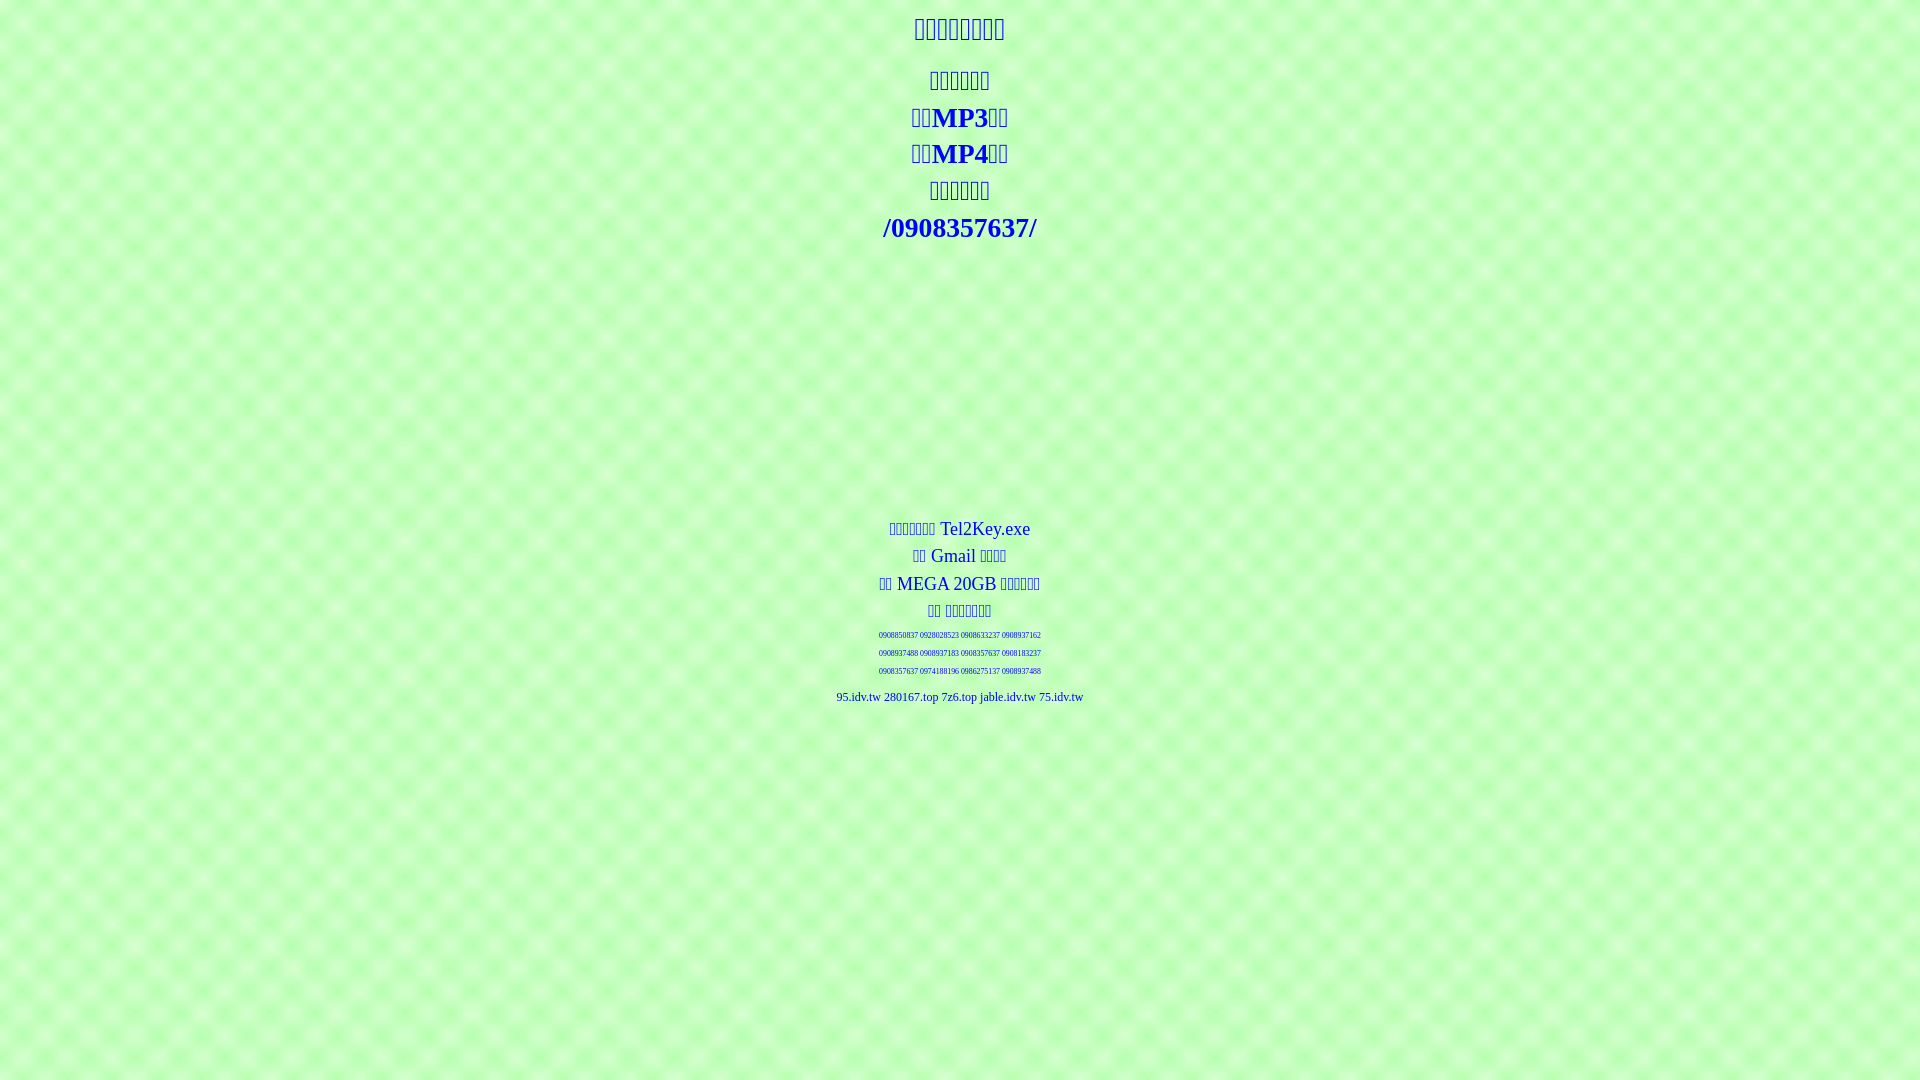 Image resolution: width=1920 pixels, height=1080 pixels. Describe the element at coordinates (1008, 696) in the screenshot. I see `'jable.idv.tw'` at that location.